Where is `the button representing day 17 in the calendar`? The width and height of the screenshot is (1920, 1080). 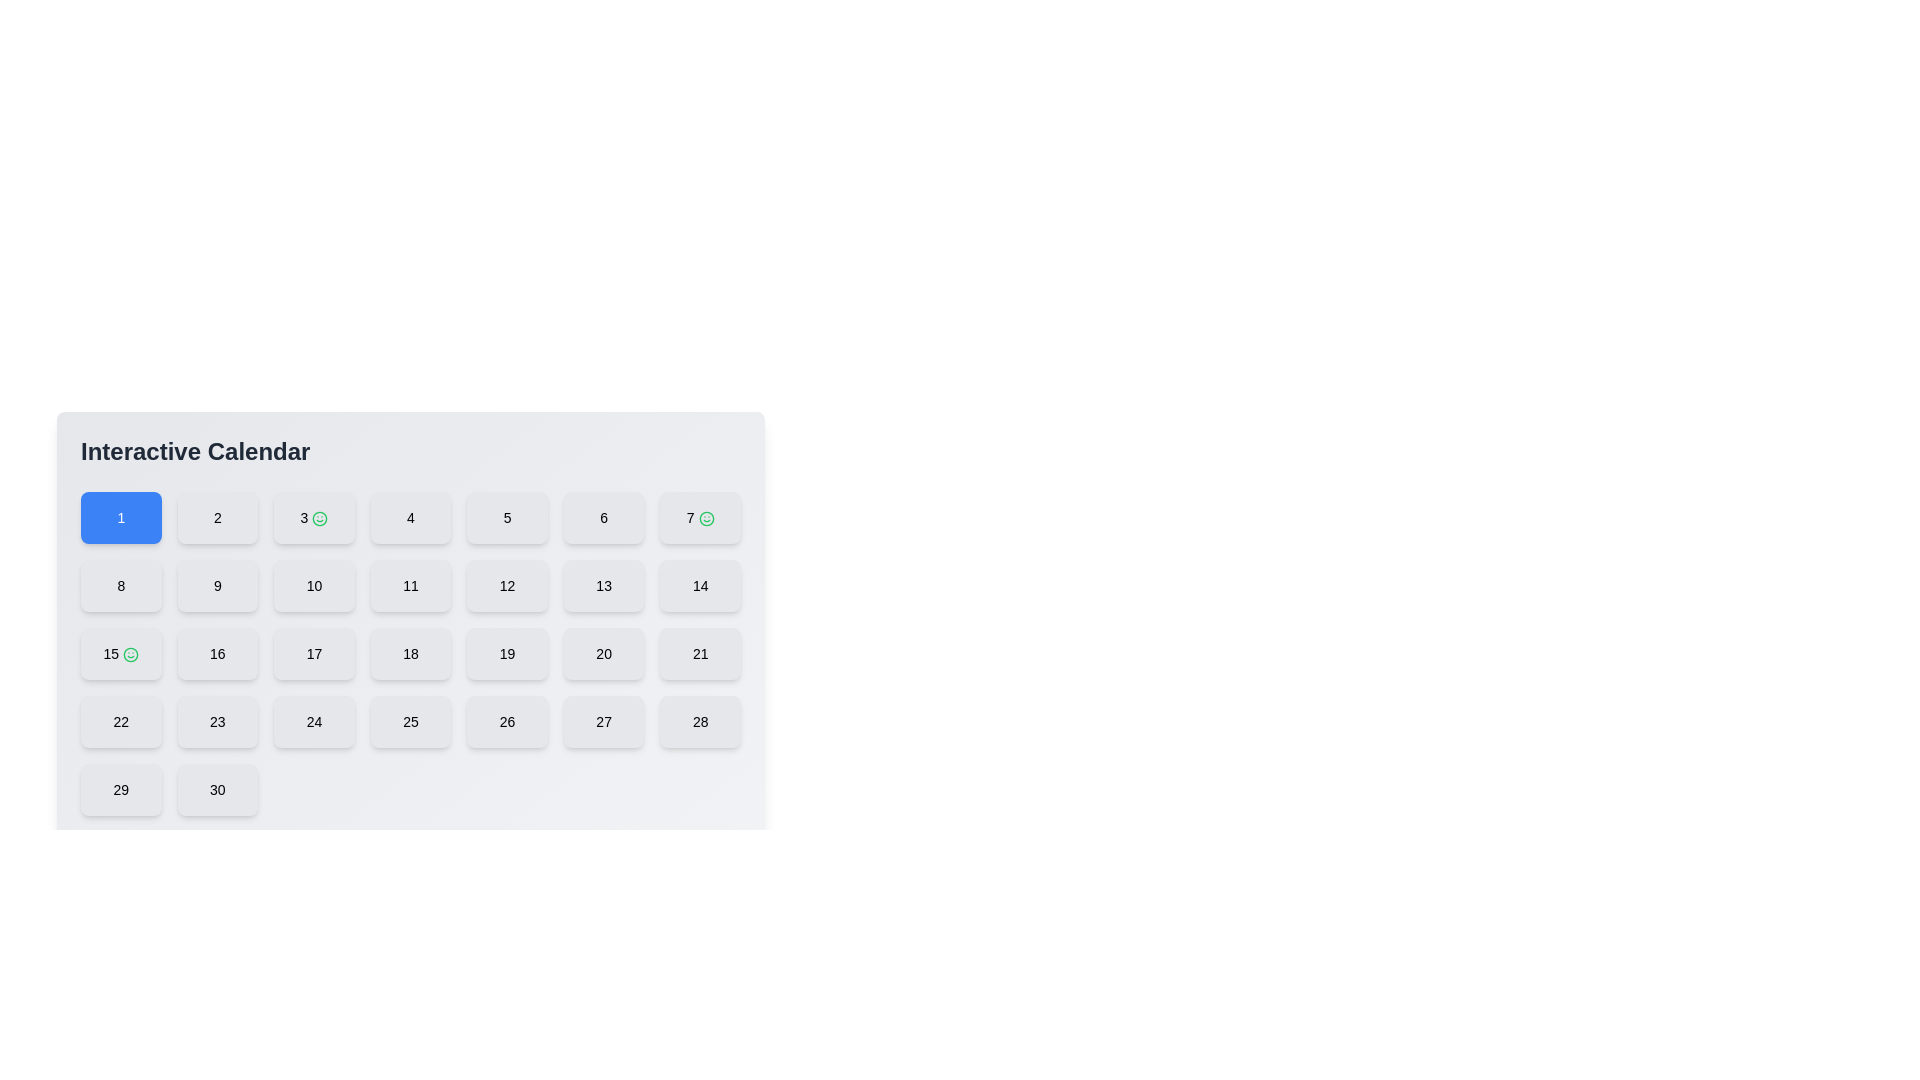 the button representing day 17 in the calendar is located at coordinates (313, 654).